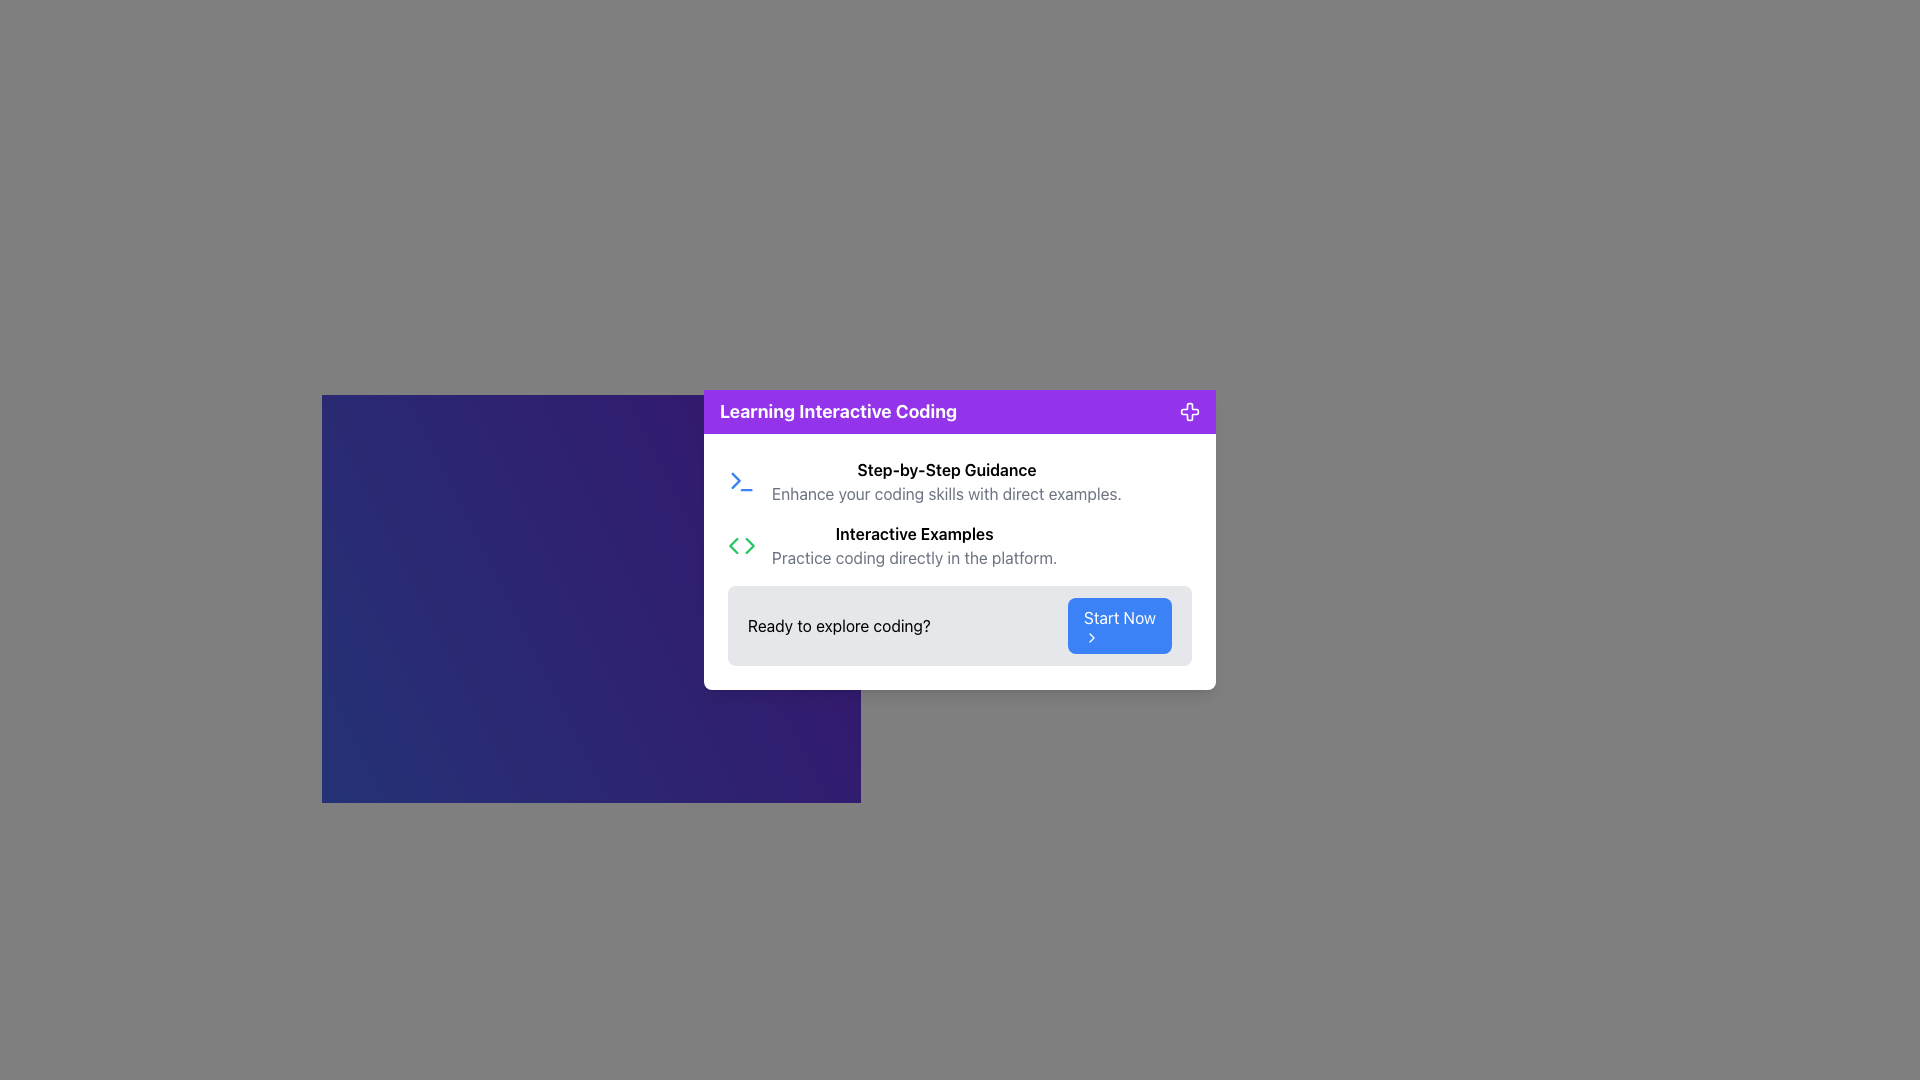  I want to click on the text label providing supplementary information related to 'Step-by-Step Guidance,' which is located below the headline text within a white background panel, so click(945, 493).